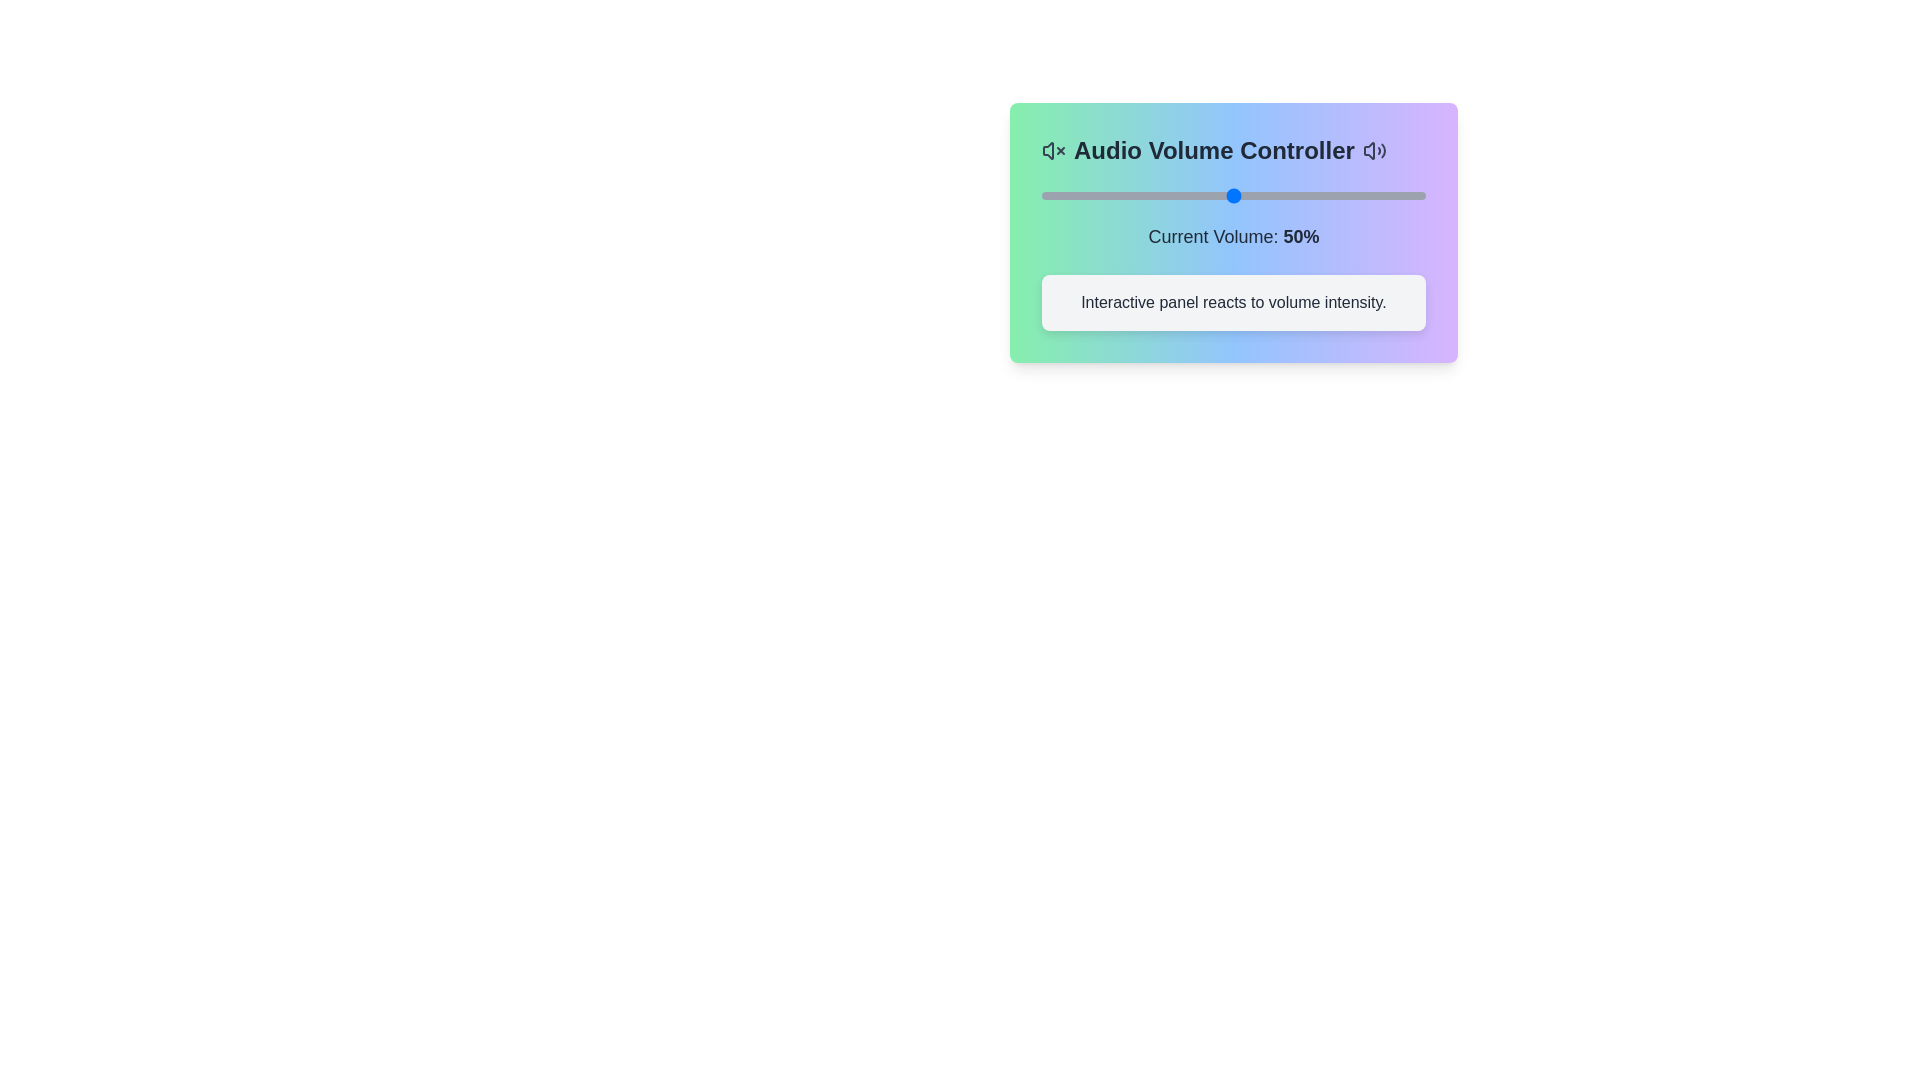  I want to click on the volume slider to set the volume to 76%, so click(1333, 196).